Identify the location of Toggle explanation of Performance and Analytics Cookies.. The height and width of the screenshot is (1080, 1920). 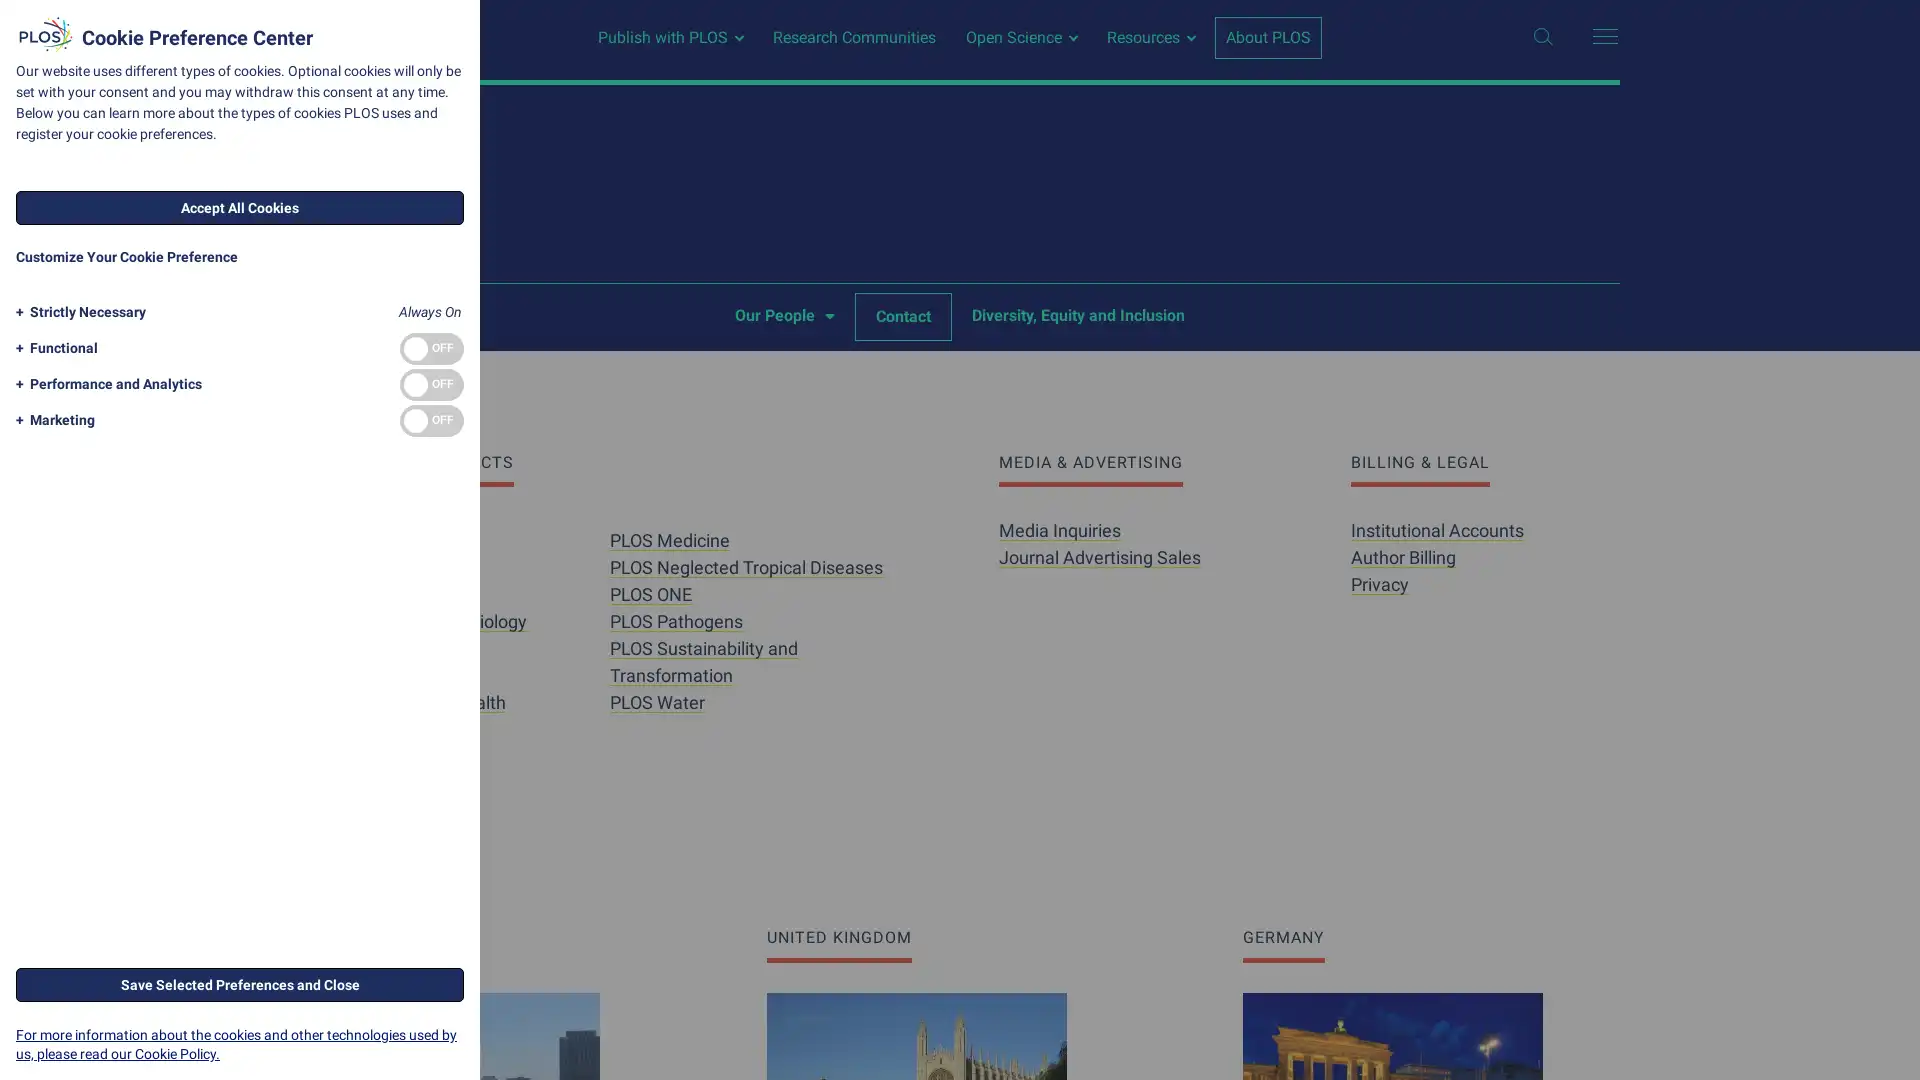
(104, 384).